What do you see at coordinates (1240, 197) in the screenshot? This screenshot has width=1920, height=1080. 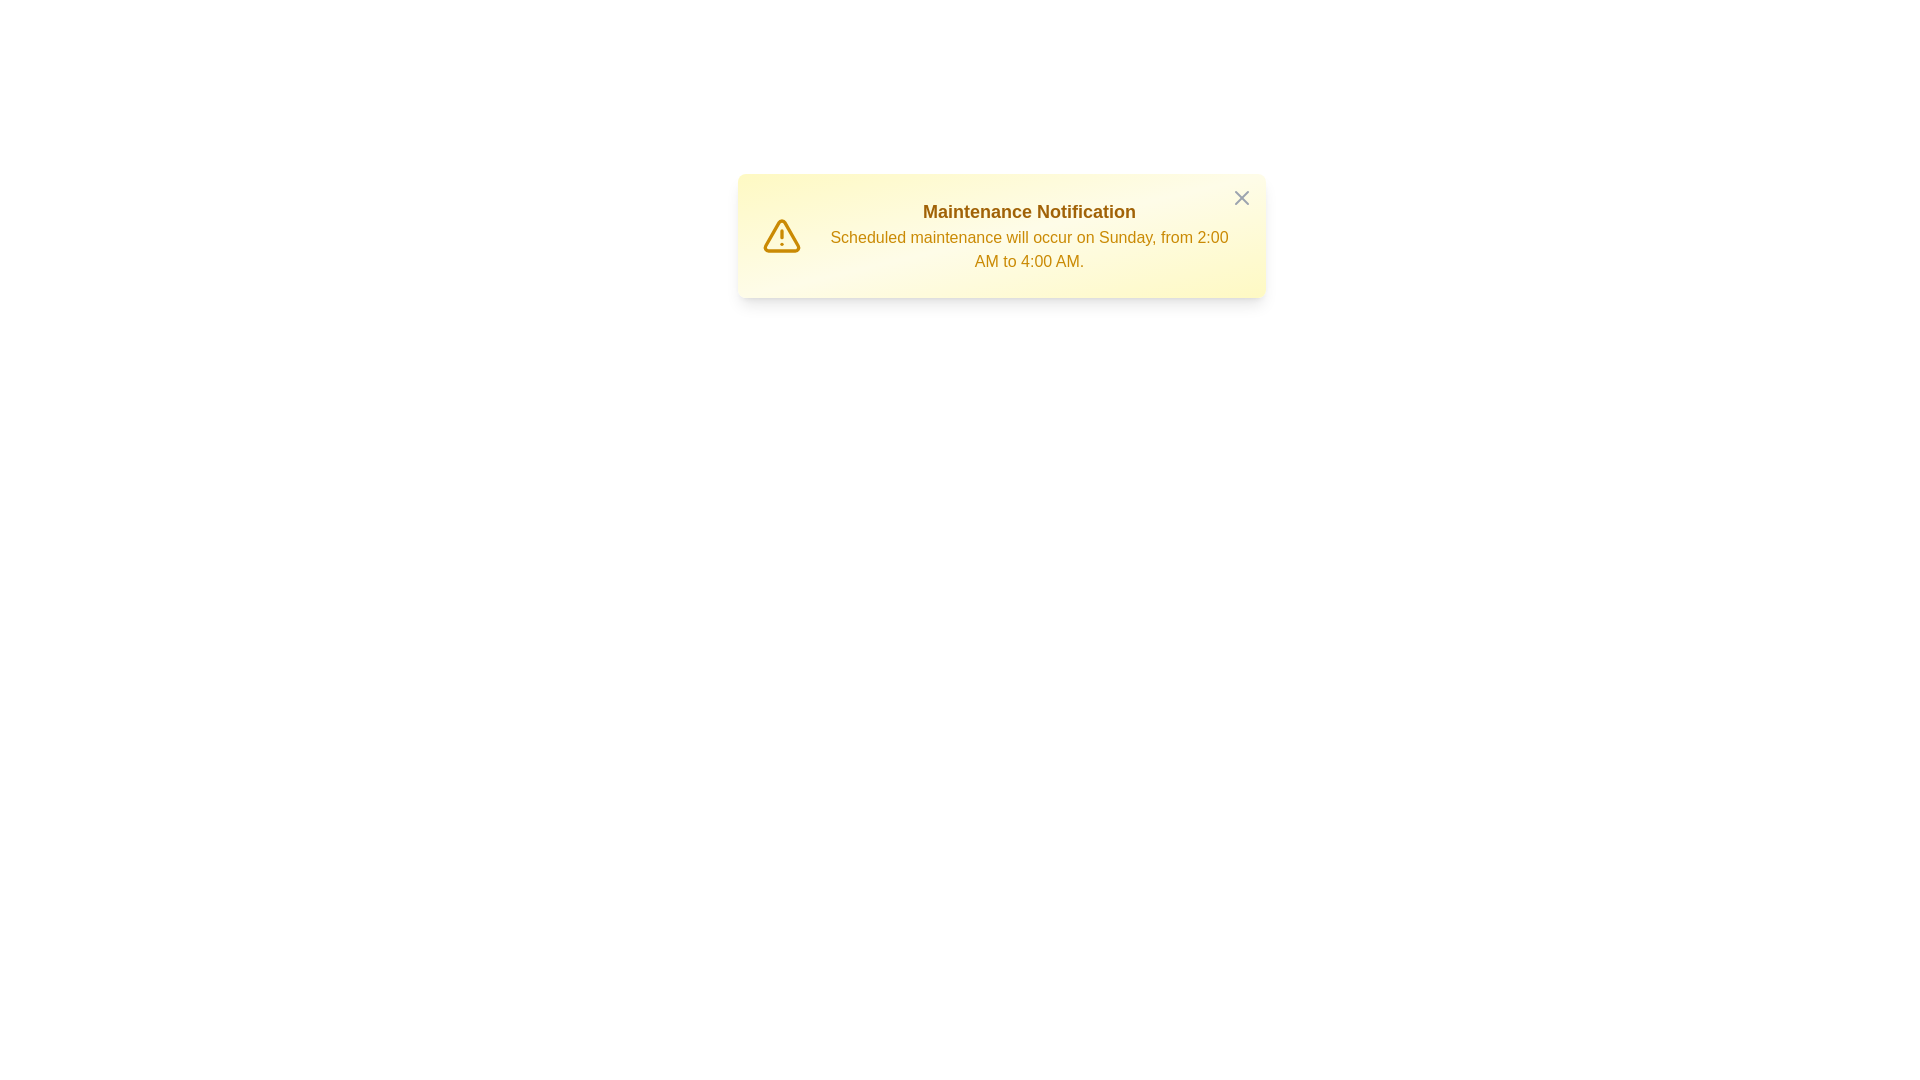 I see `the close button to dismiss the alert` at bounding box center [1240, 197].